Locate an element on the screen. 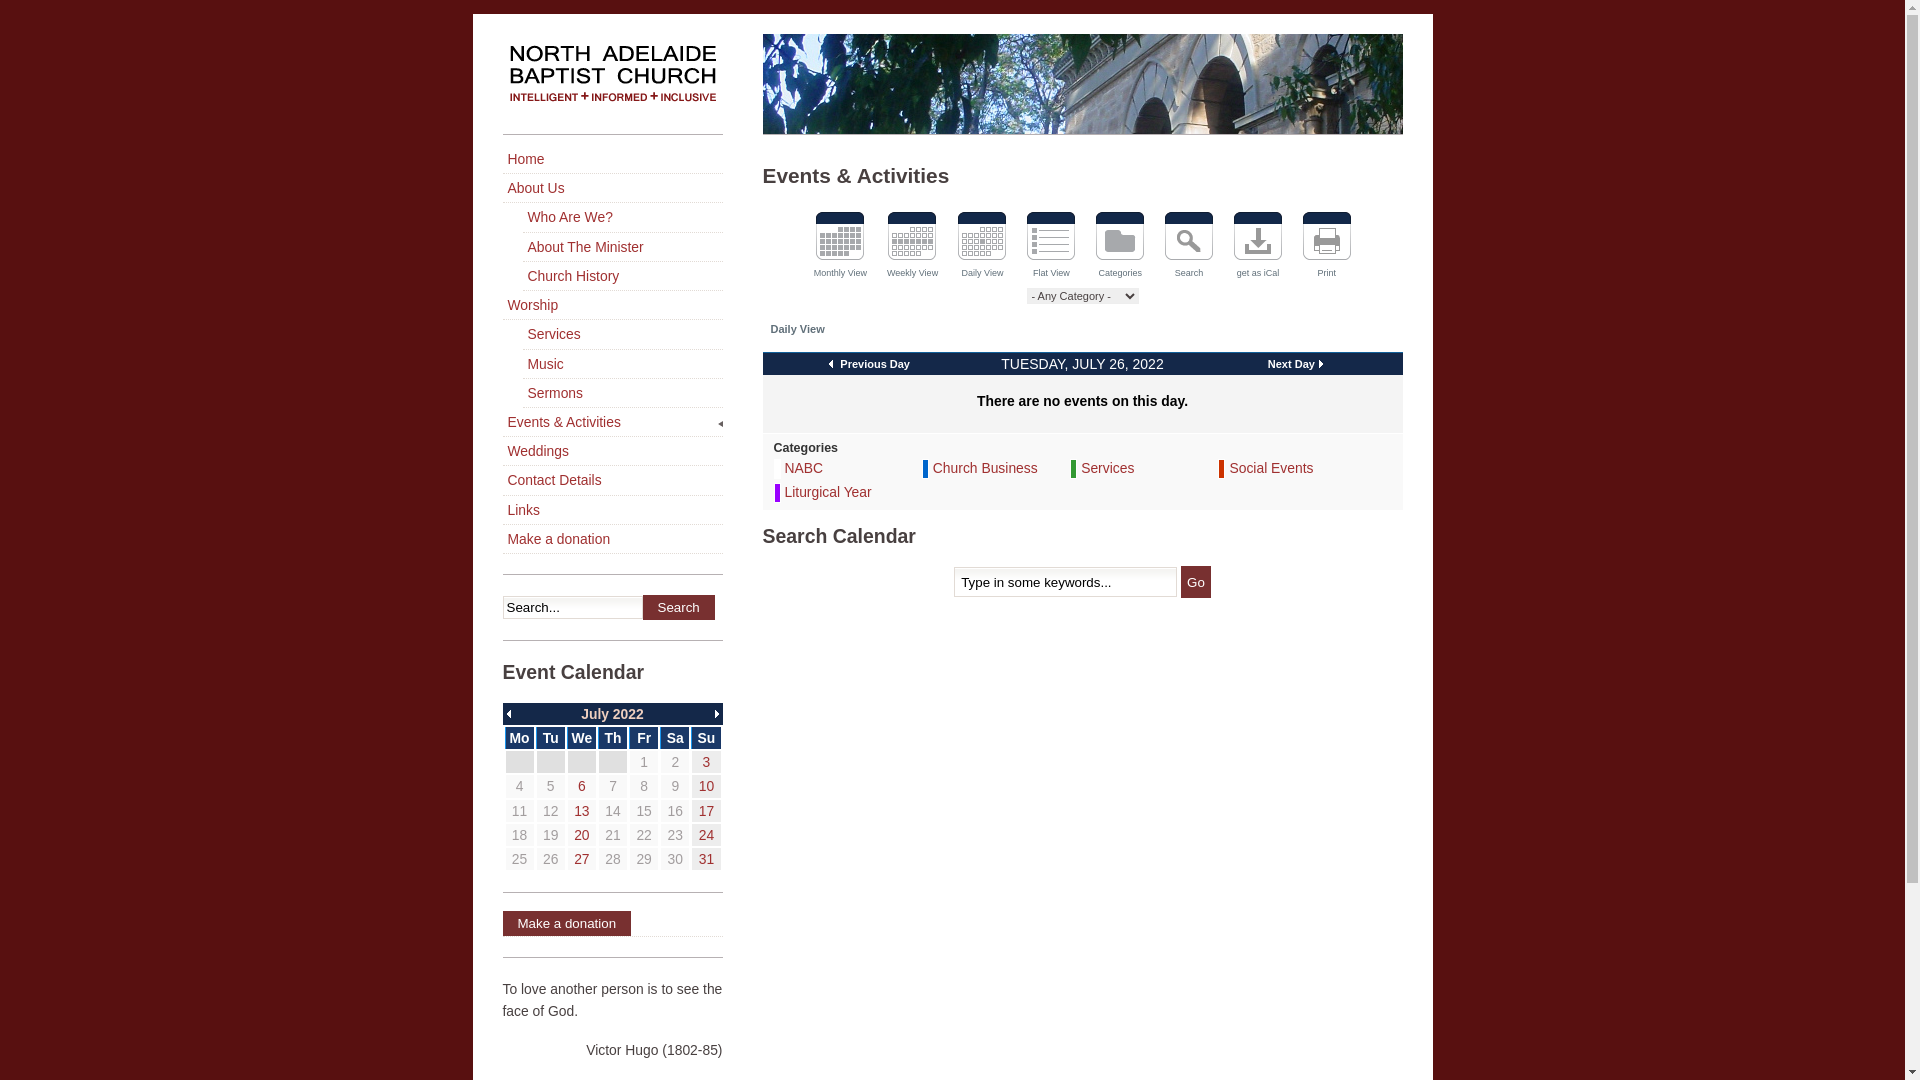 The image size is (1920, 1080). '20' is located at coordinates (580, 834).